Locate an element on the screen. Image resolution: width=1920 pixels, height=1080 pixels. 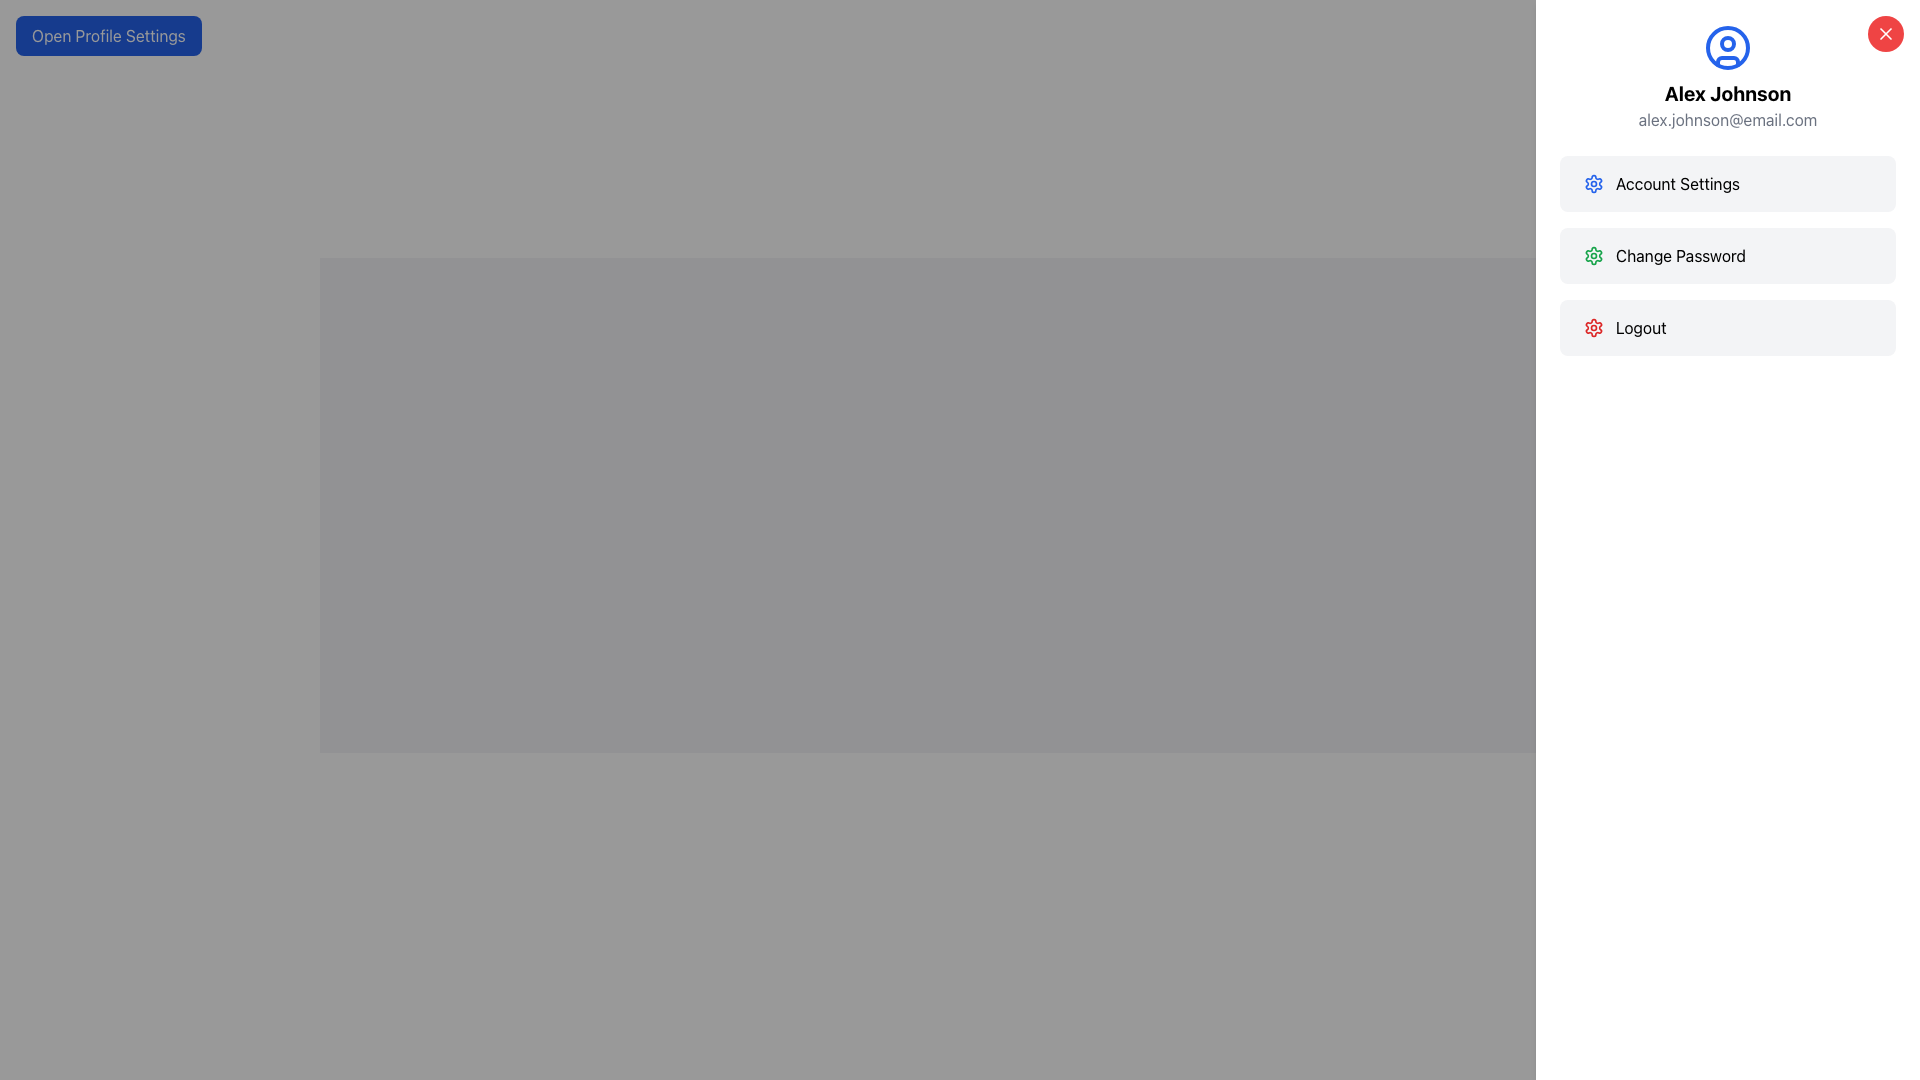
the red circular gear-like icon representing the settings within the 'Logout' menu is located at coordinates (1592, 326).